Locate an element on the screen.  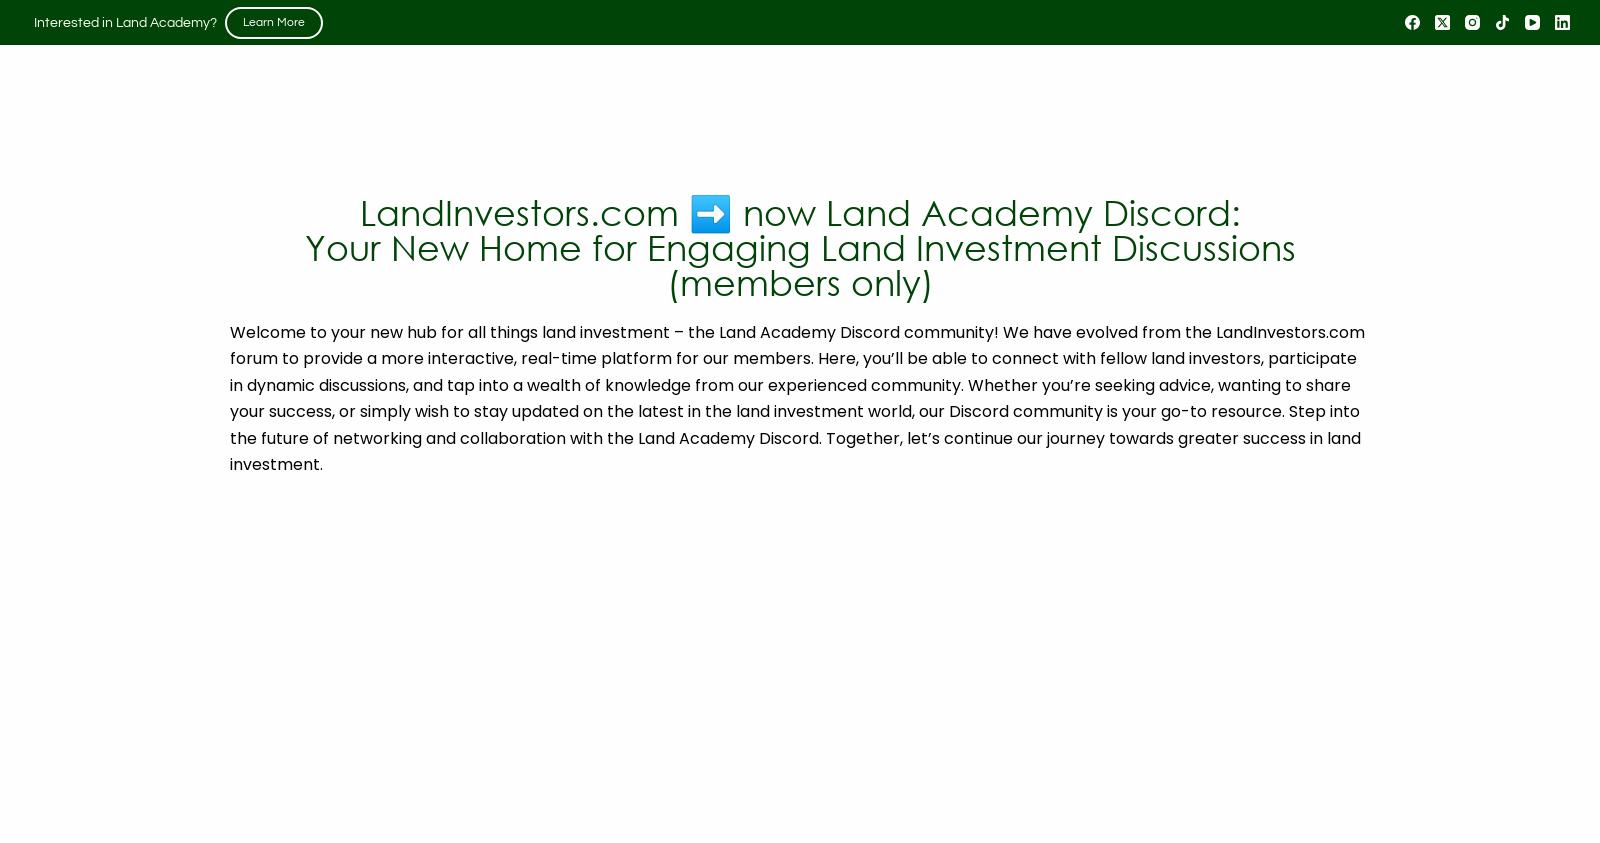
'Login' is located at coordinates (1407, 23).